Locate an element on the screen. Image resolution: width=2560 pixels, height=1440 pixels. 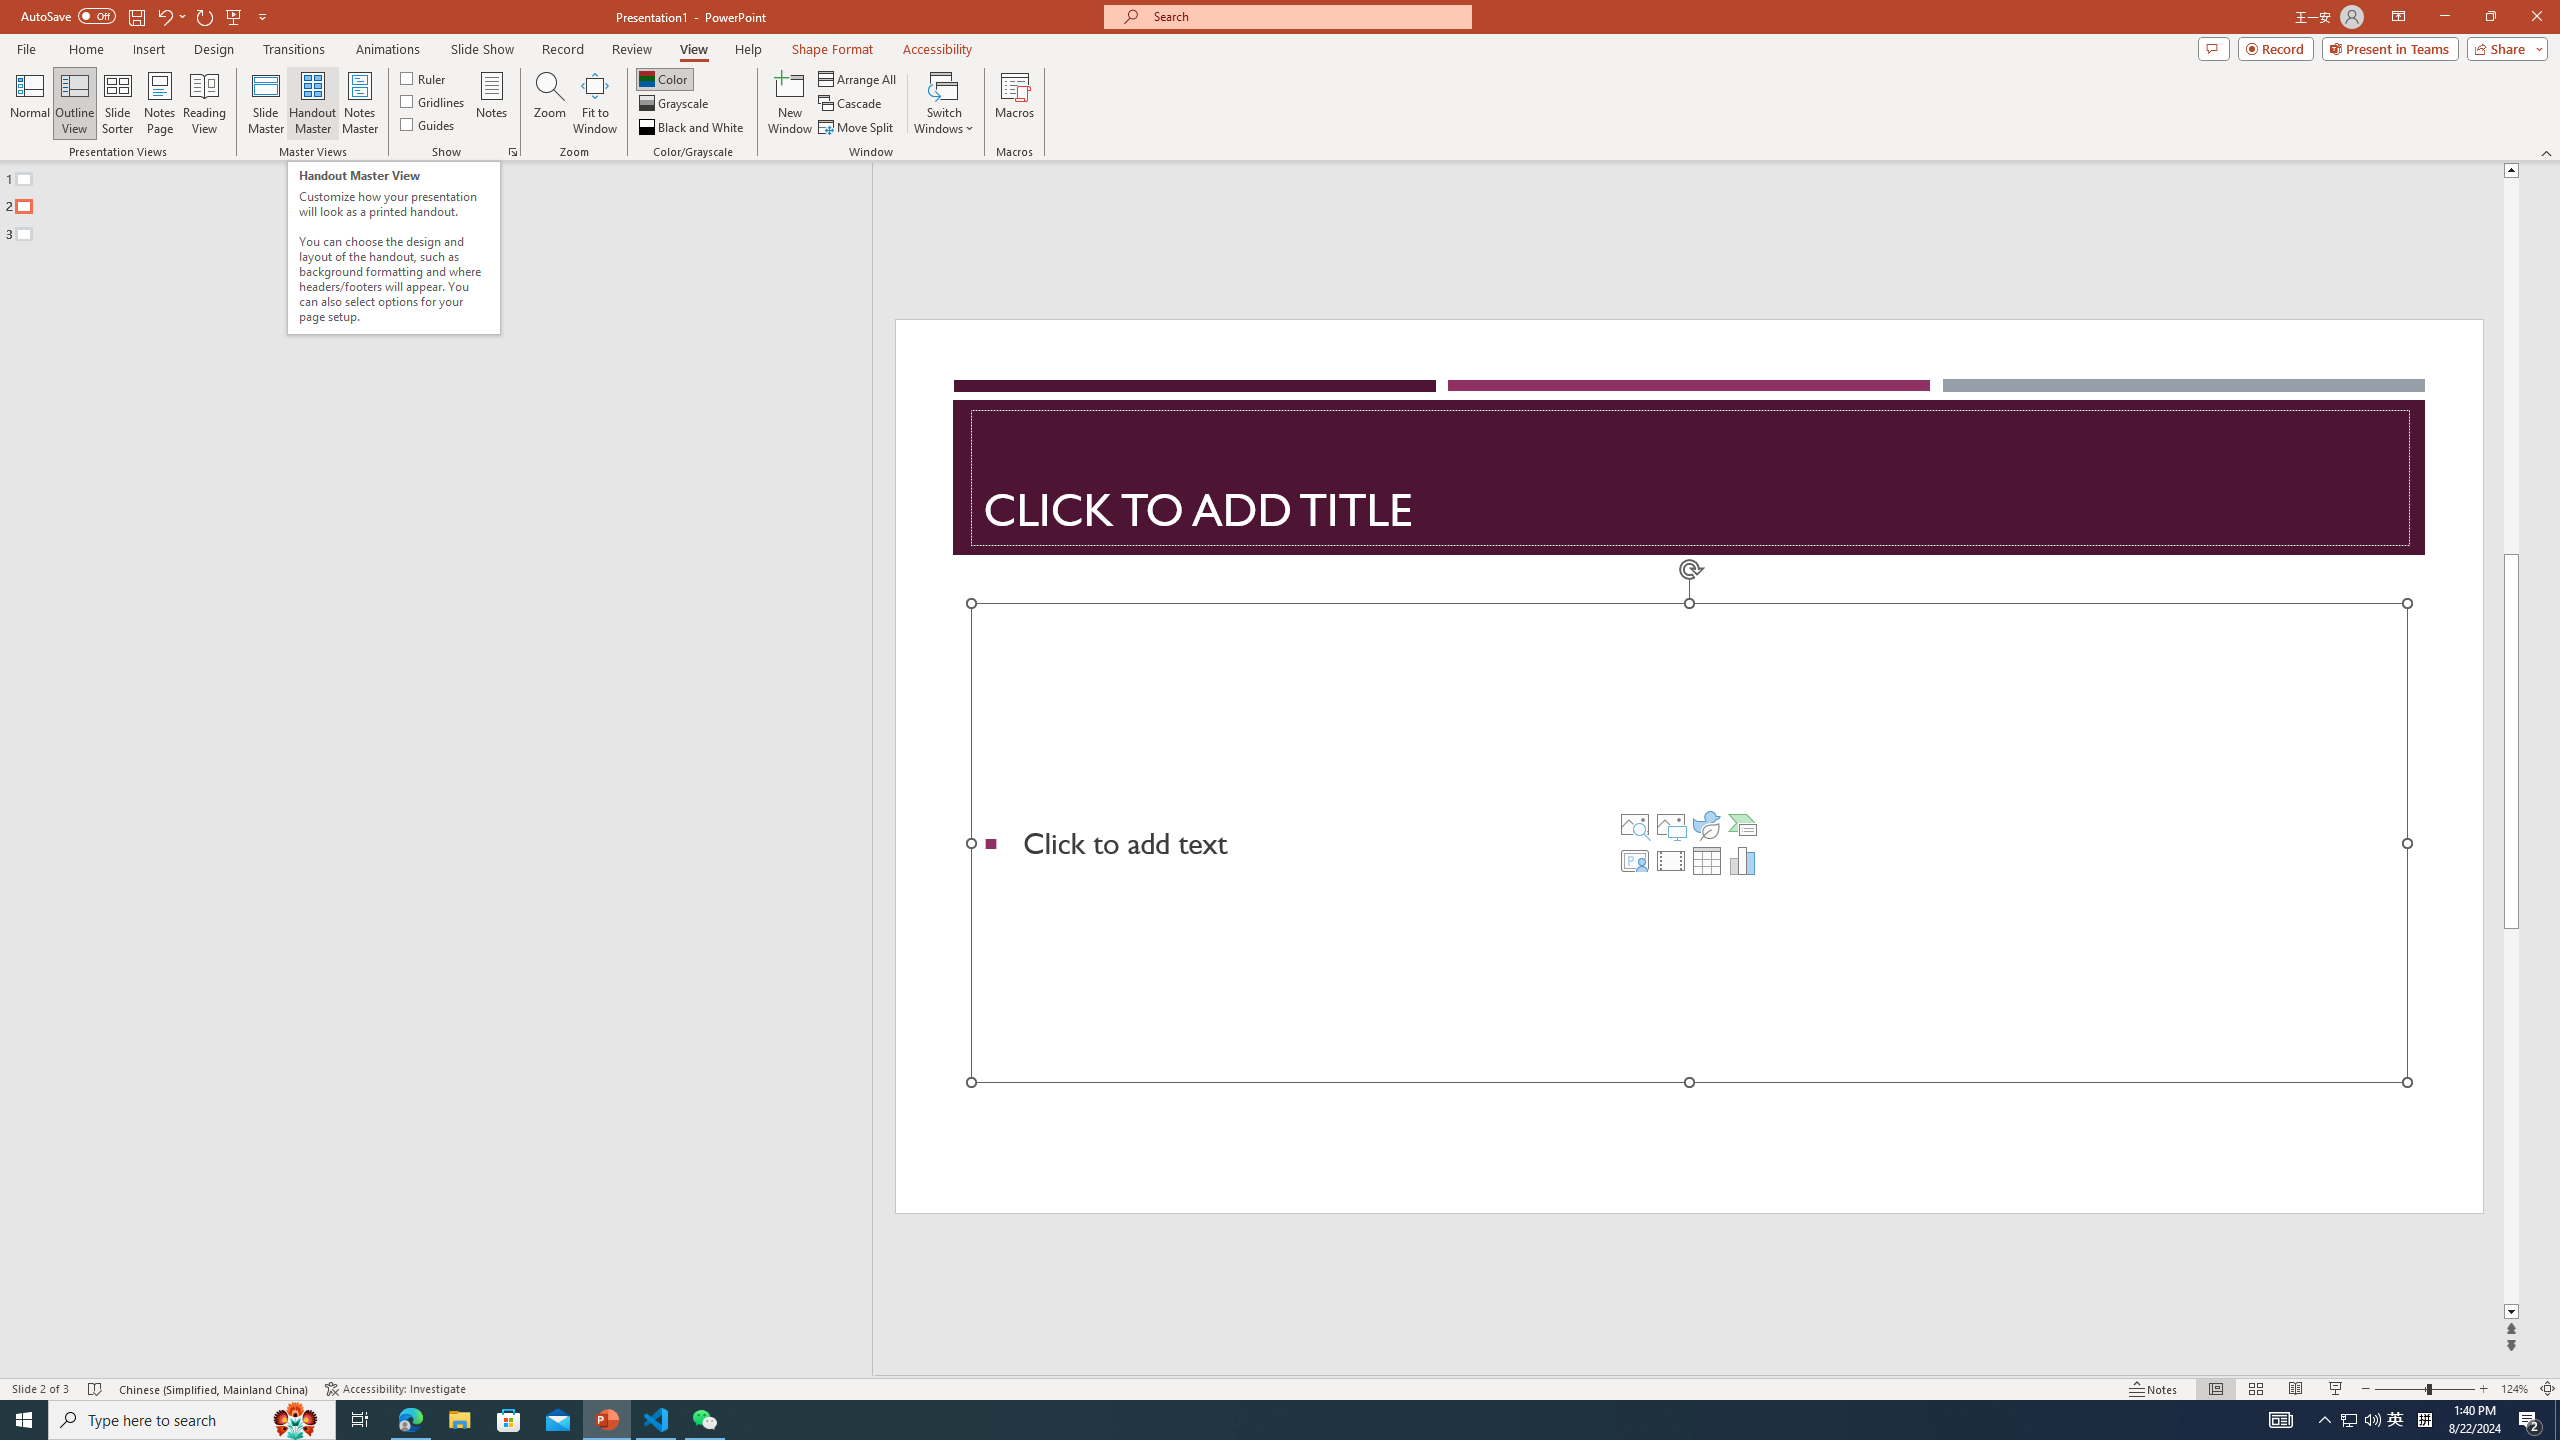
'Black and White' is located at coordinates (692, 127).